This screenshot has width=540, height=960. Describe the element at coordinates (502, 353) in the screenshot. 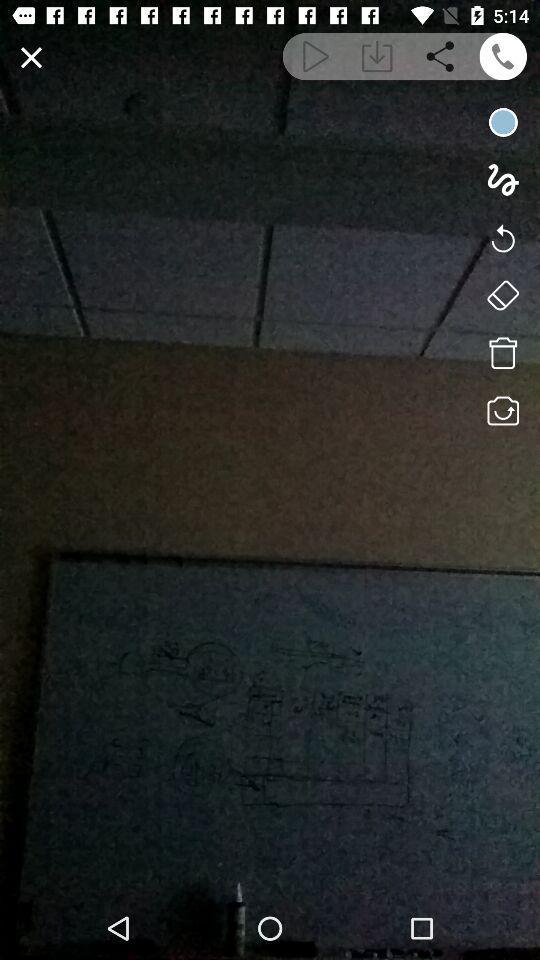

I see `delete the box` at that location.